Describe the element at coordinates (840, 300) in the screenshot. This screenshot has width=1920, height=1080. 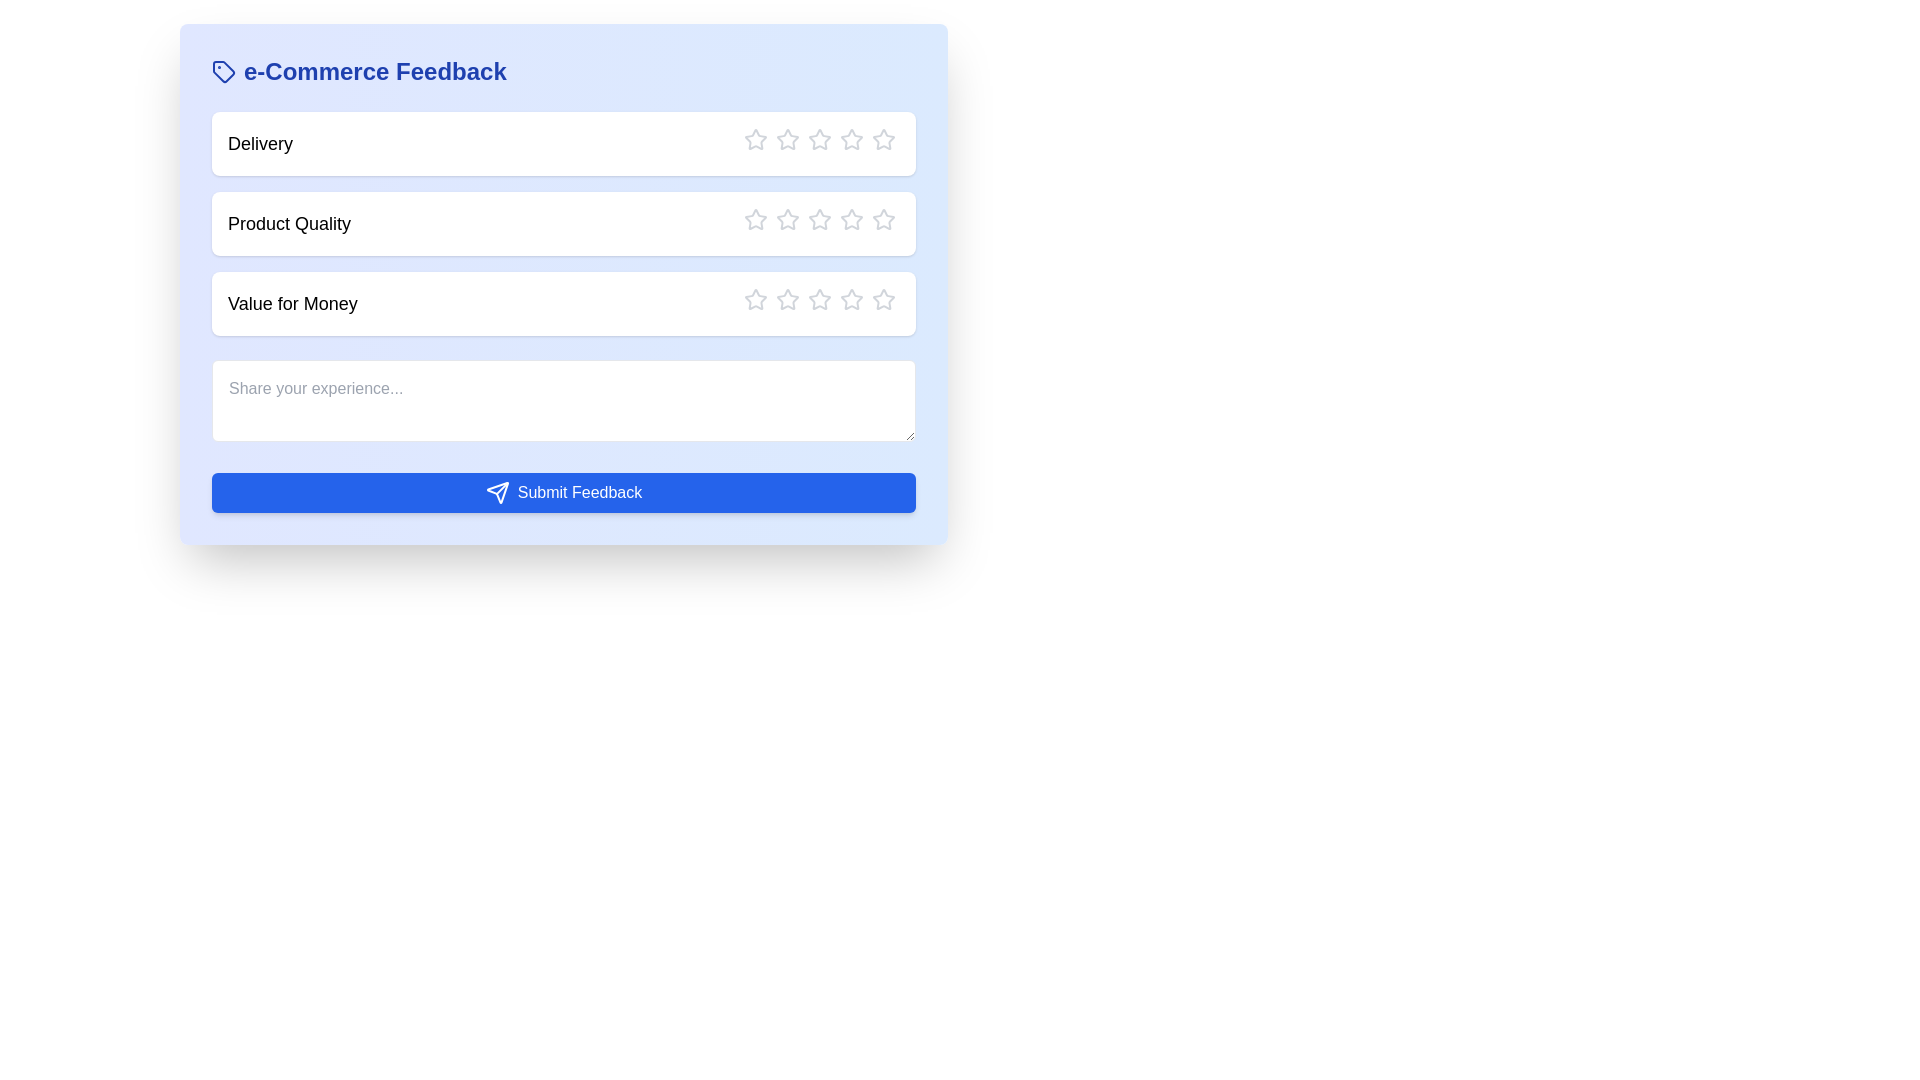
I see `the star corresponding to the rating 4 for the category Value for Money` at that location.